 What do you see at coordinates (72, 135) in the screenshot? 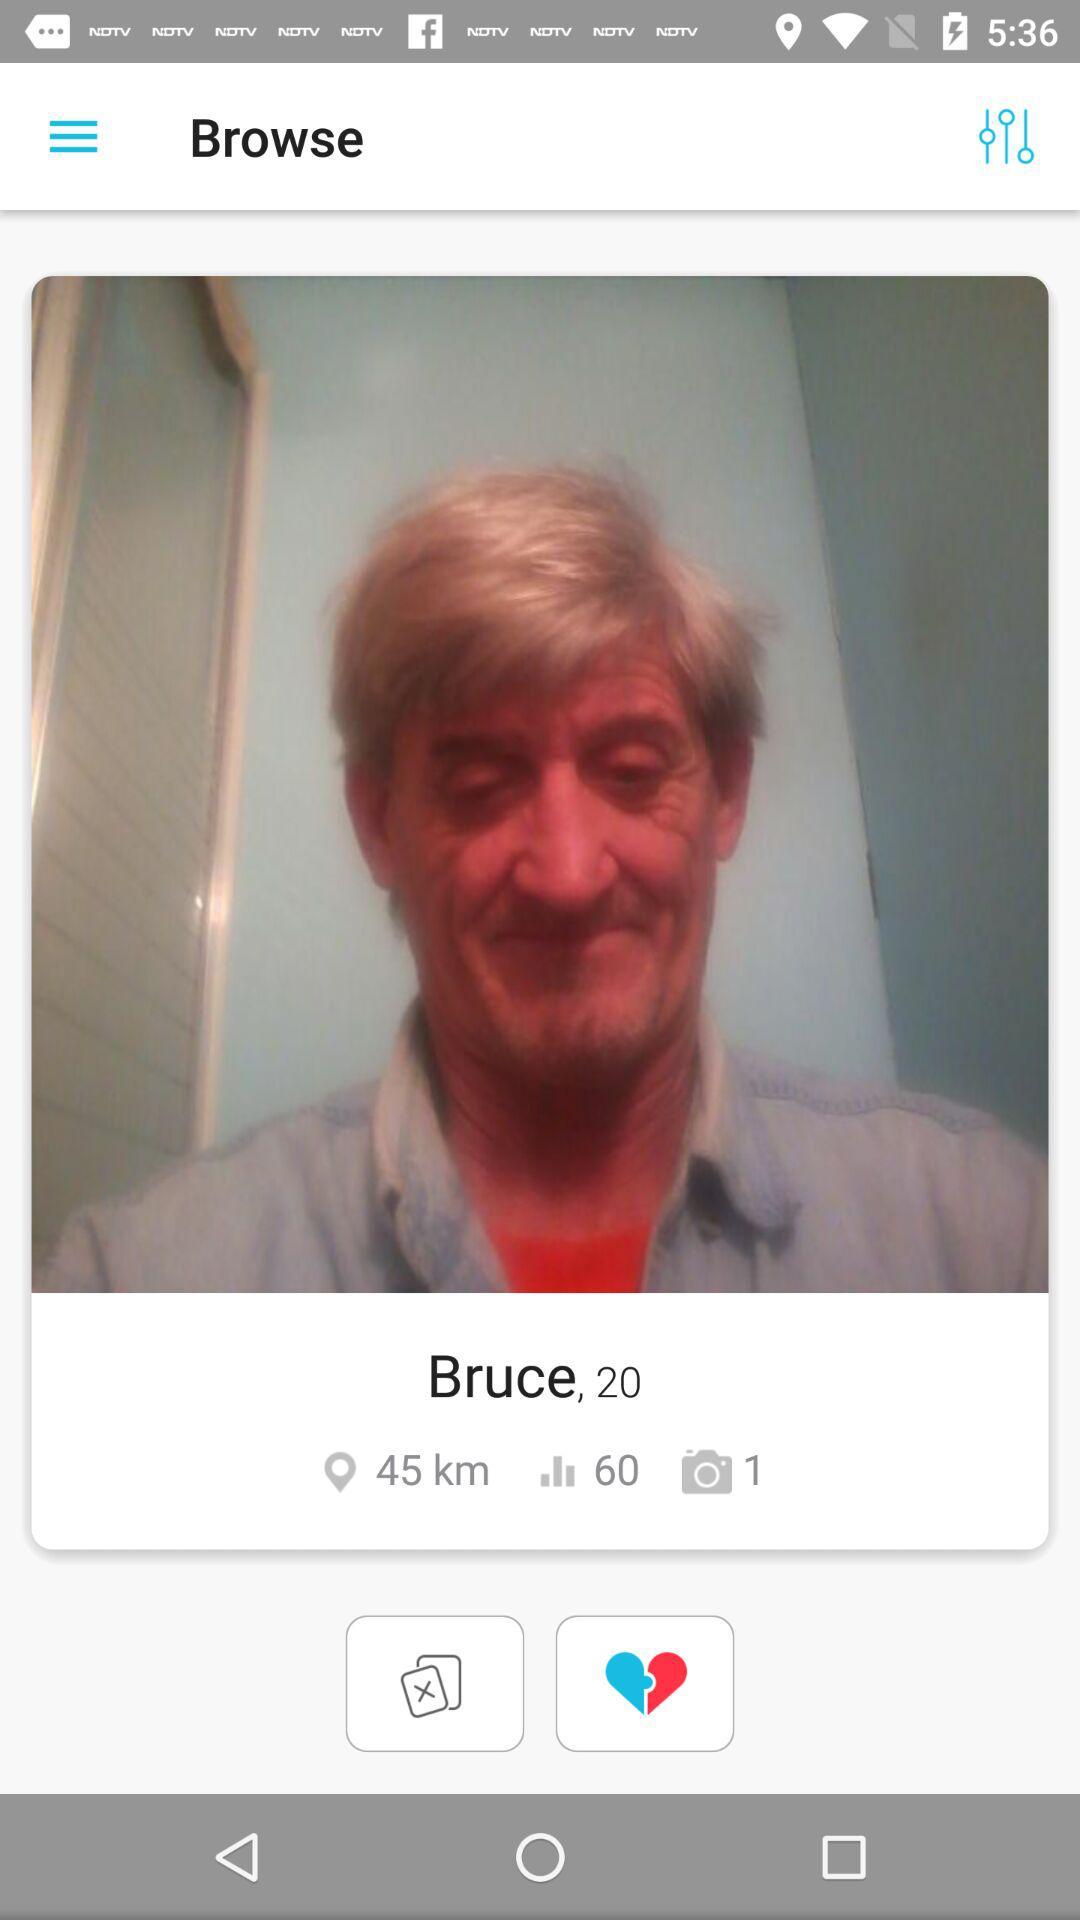
I see `switch more options` at bounding box center [72, 135].